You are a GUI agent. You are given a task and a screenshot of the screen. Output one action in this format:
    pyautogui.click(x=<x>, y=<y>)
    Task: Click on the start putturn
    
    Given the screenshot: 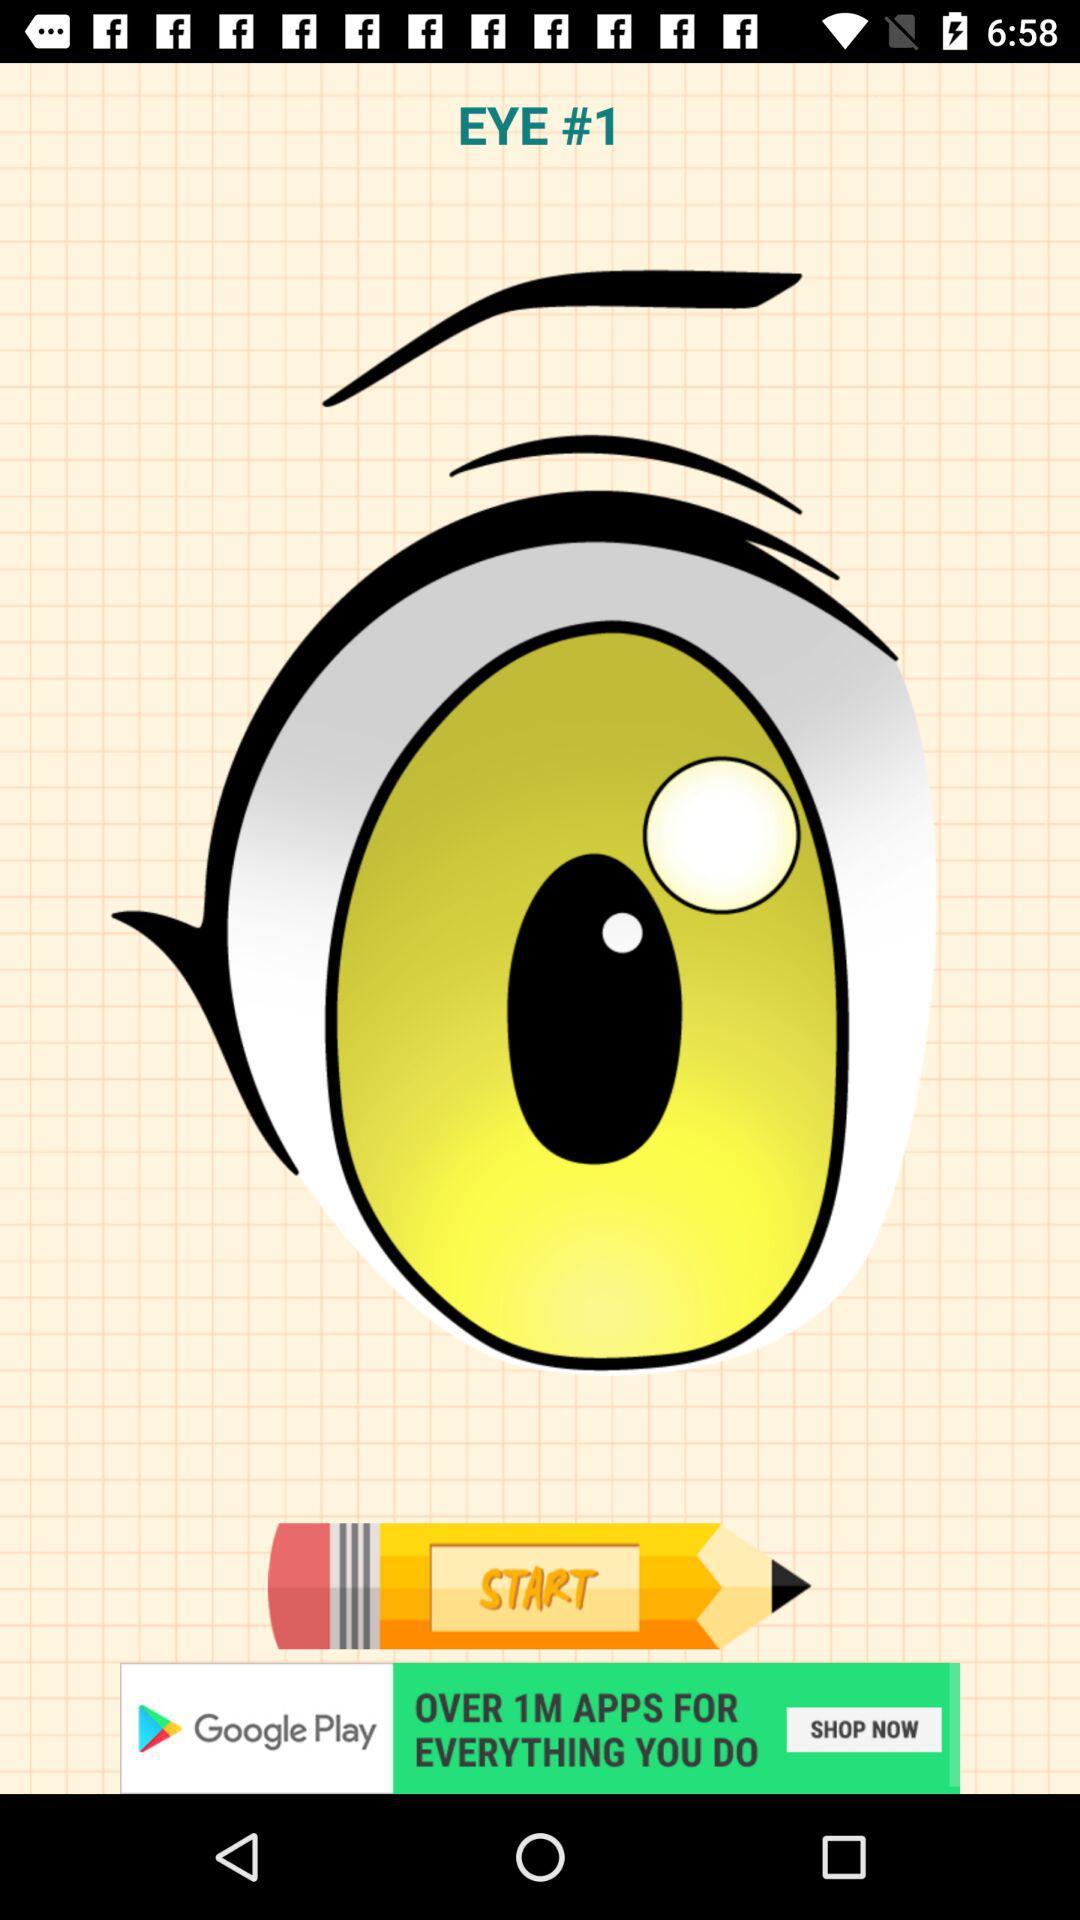 What is the action you would take?
    pyautogui.click(x=540, y=1727)
    